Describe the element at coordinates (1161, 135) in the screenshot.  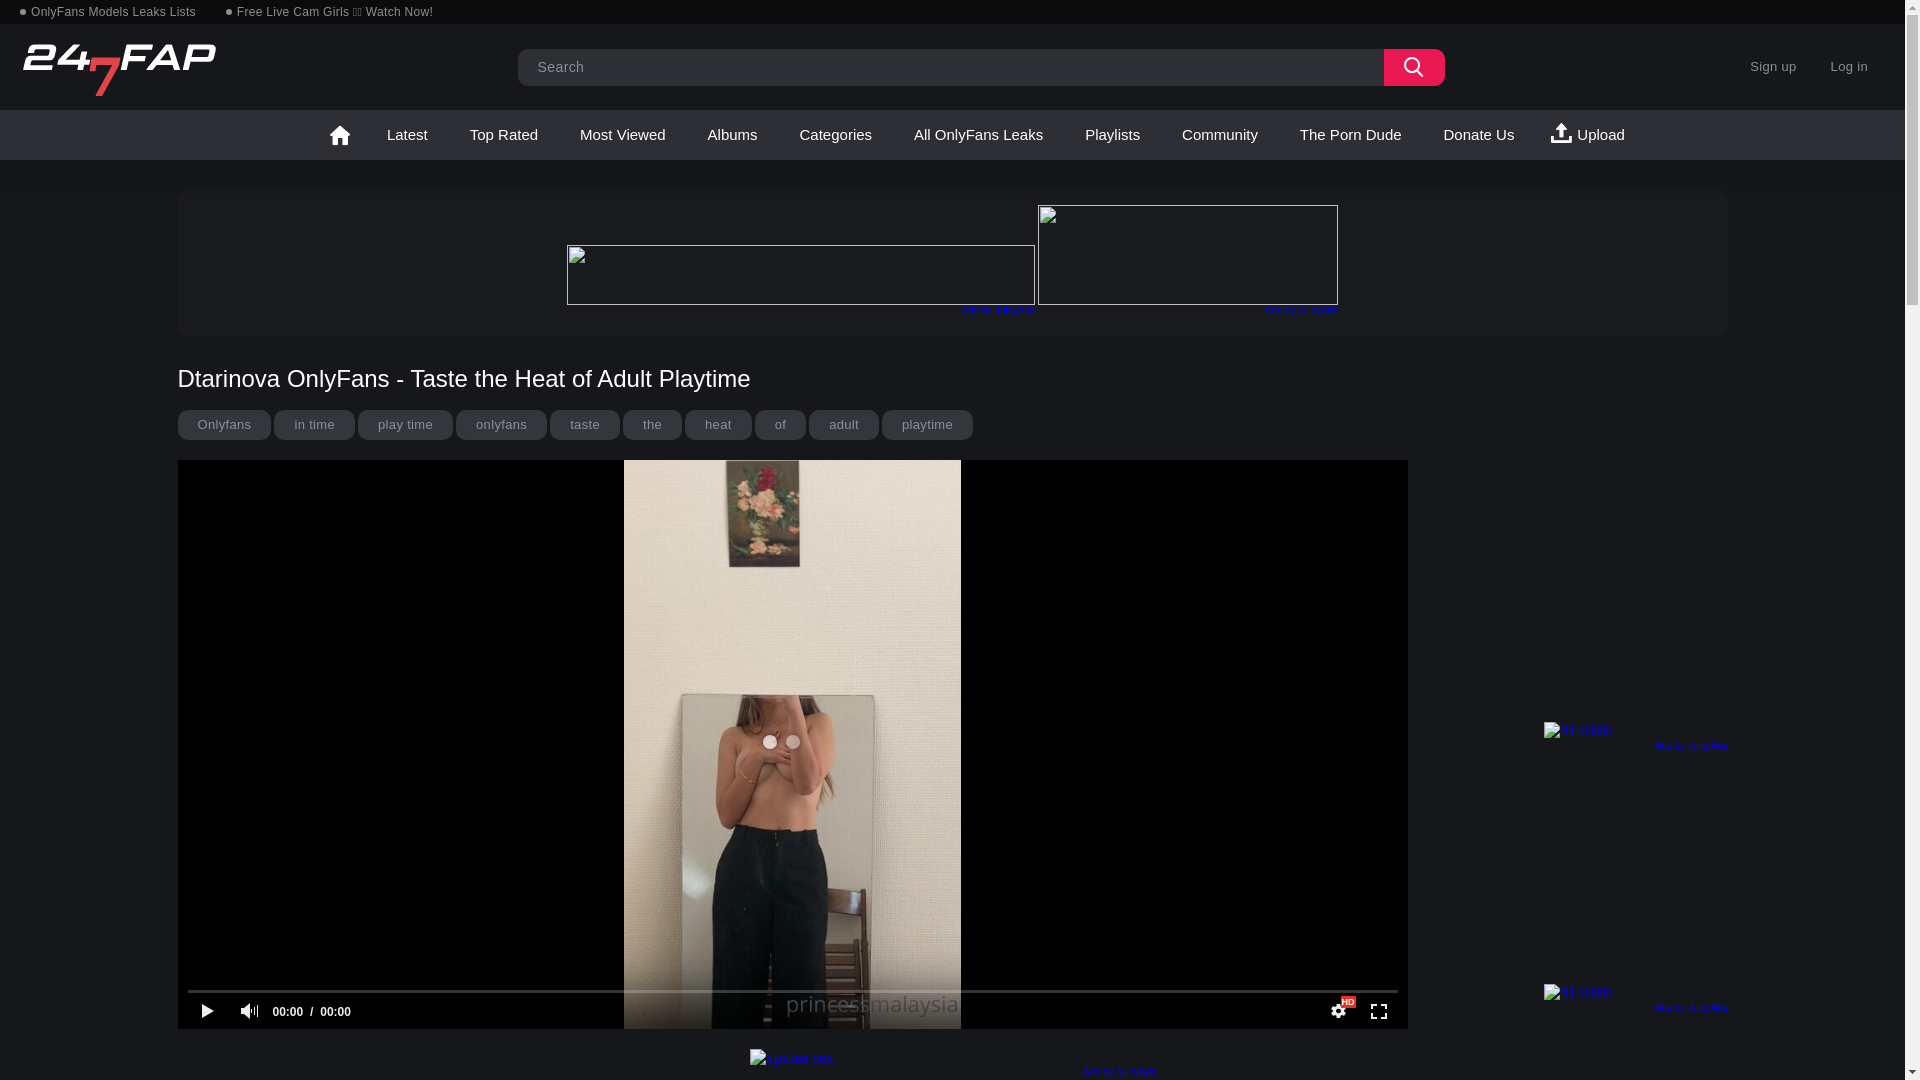
I see `'Community'` at that location.